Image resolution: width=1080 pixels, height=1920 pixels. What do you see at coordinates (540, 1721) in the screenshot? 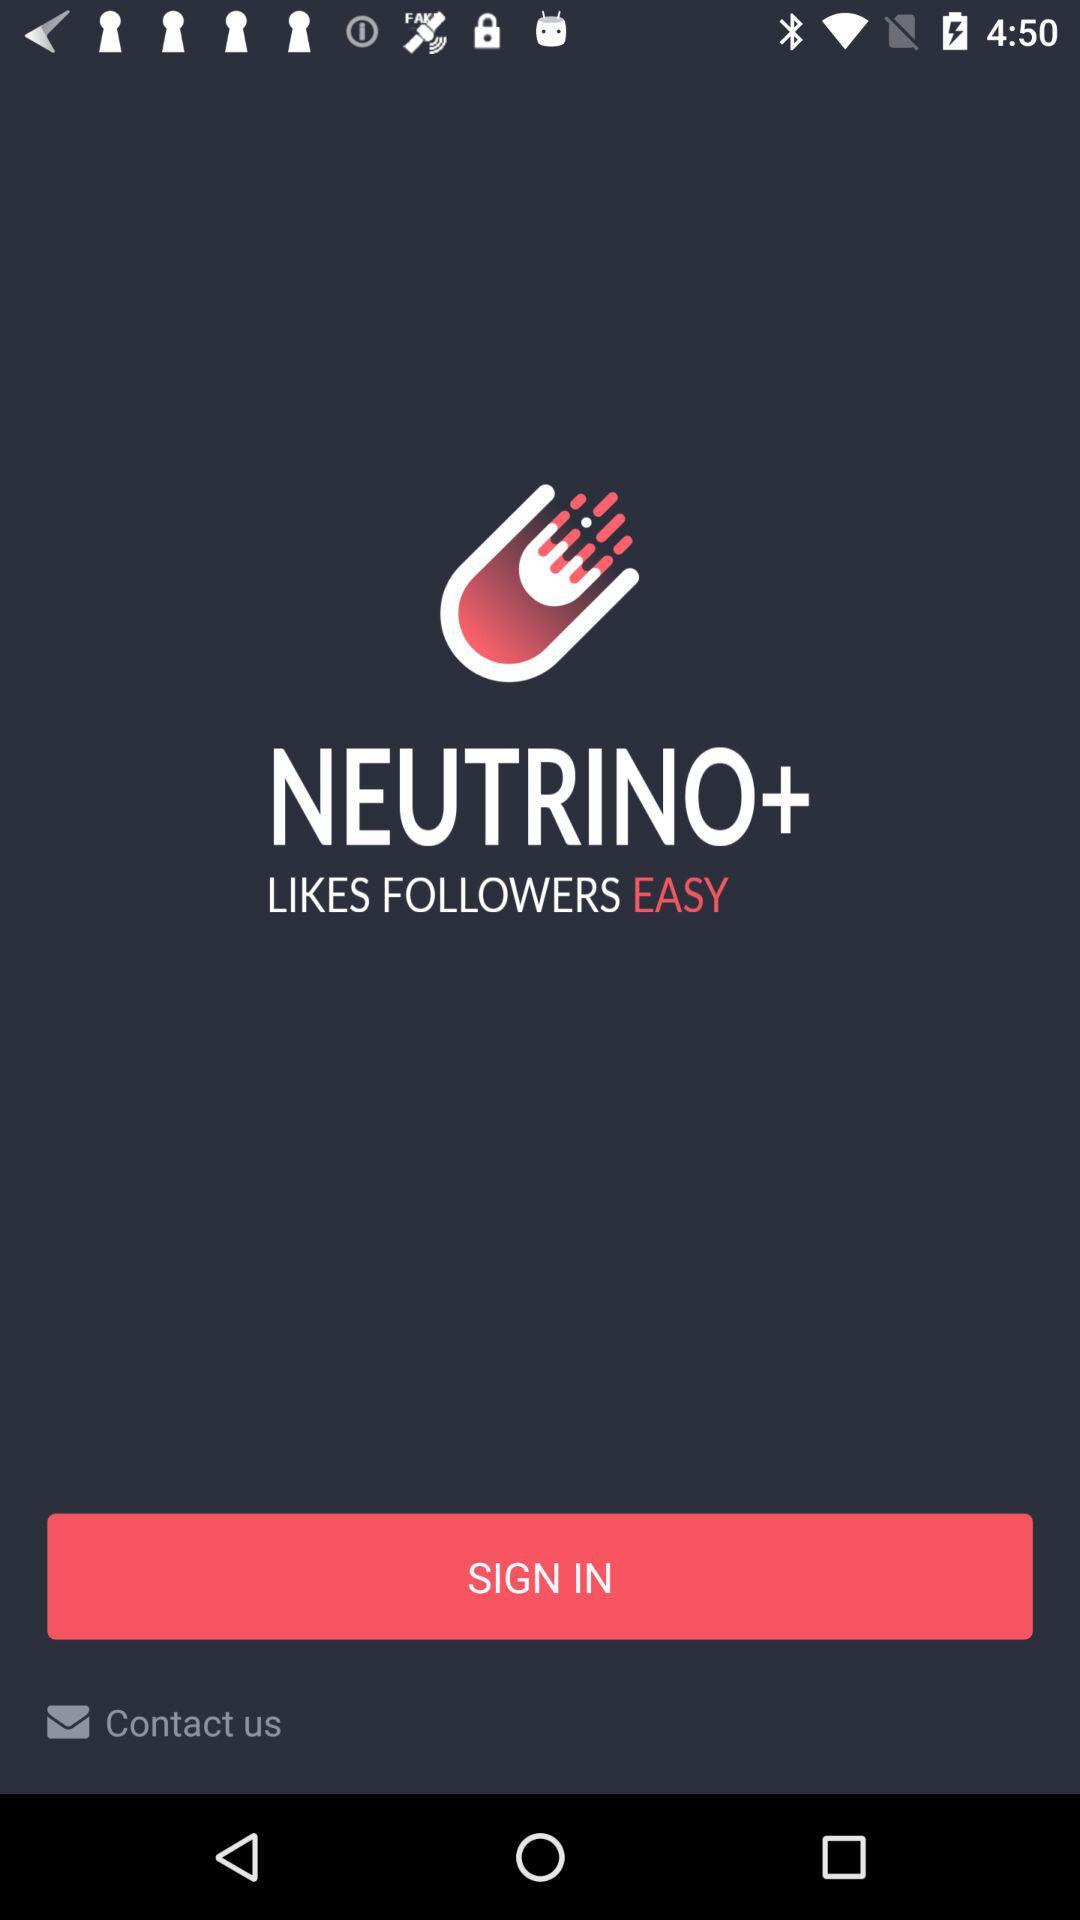
I see `the contact us icon` at bounding box center [540, 1721].